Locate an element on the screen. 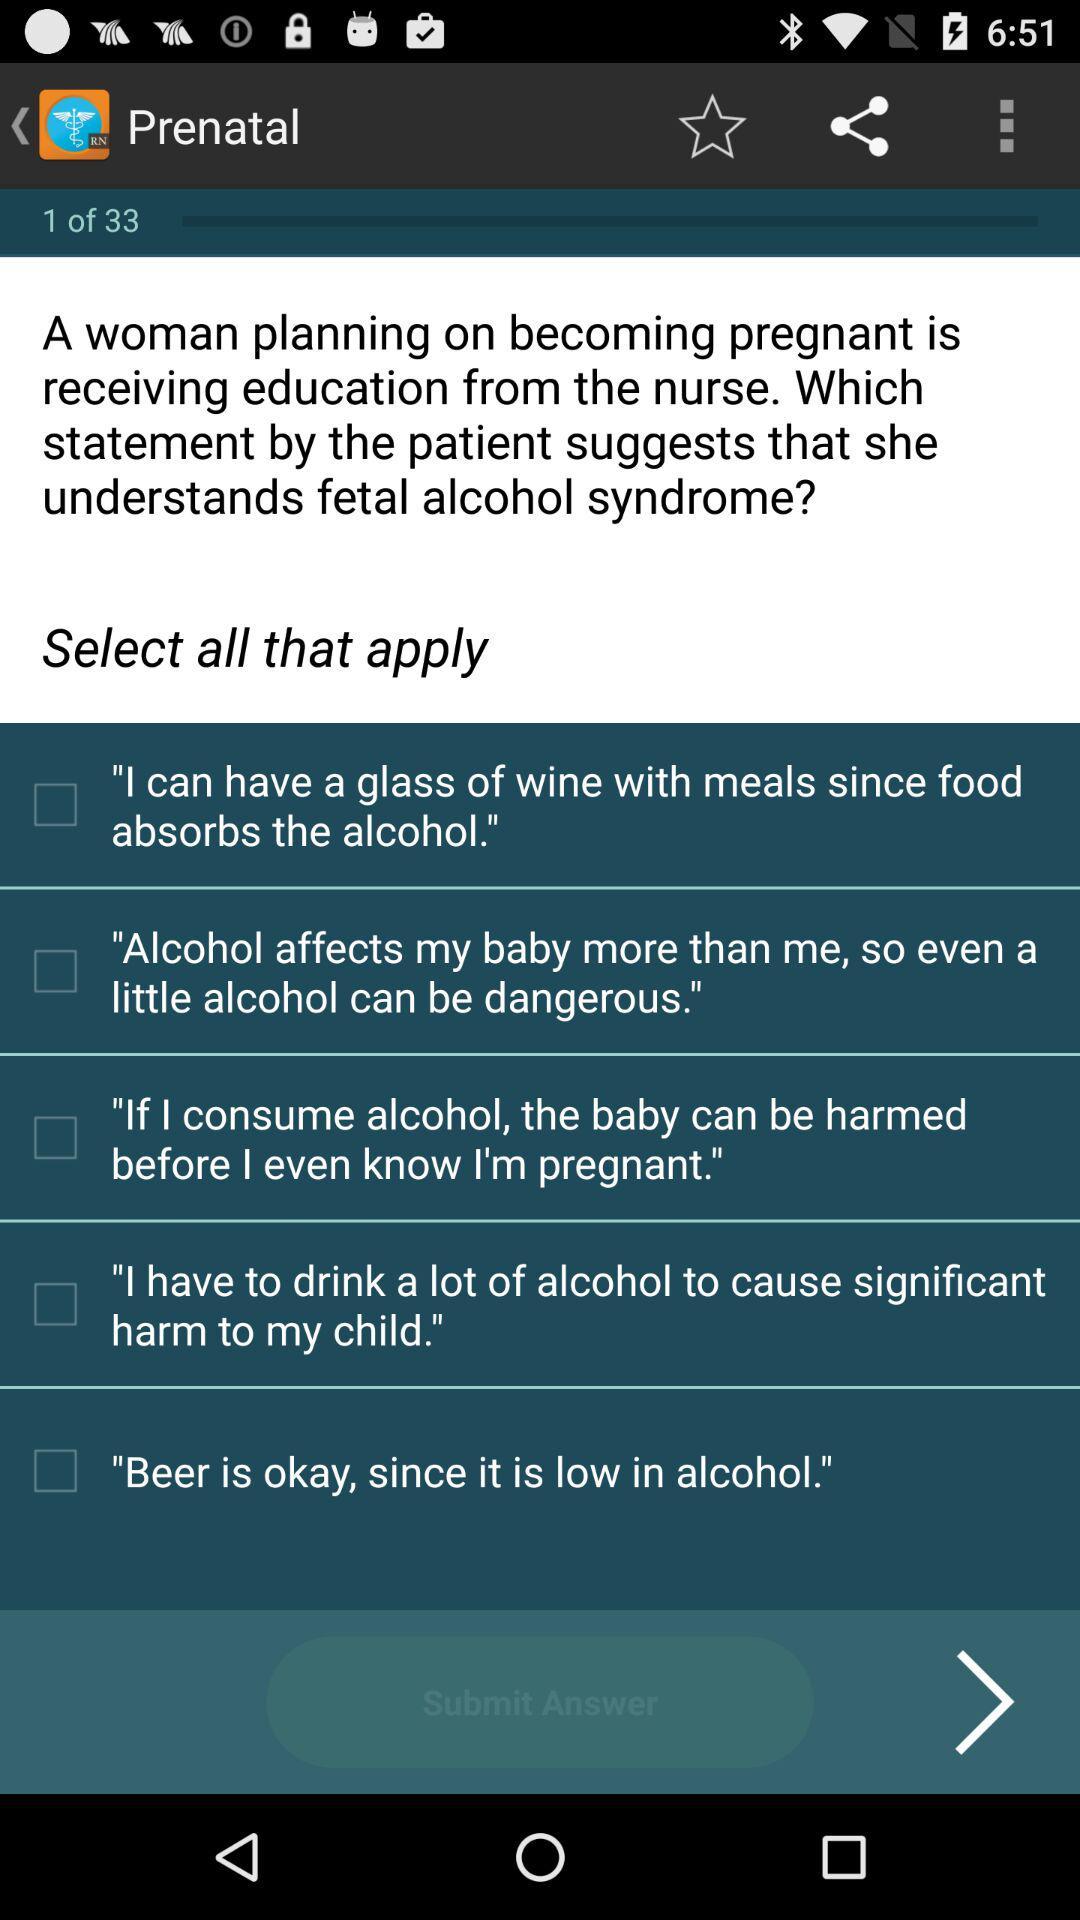  the item at the bottom right corner is located at coordinates (959, 1701).